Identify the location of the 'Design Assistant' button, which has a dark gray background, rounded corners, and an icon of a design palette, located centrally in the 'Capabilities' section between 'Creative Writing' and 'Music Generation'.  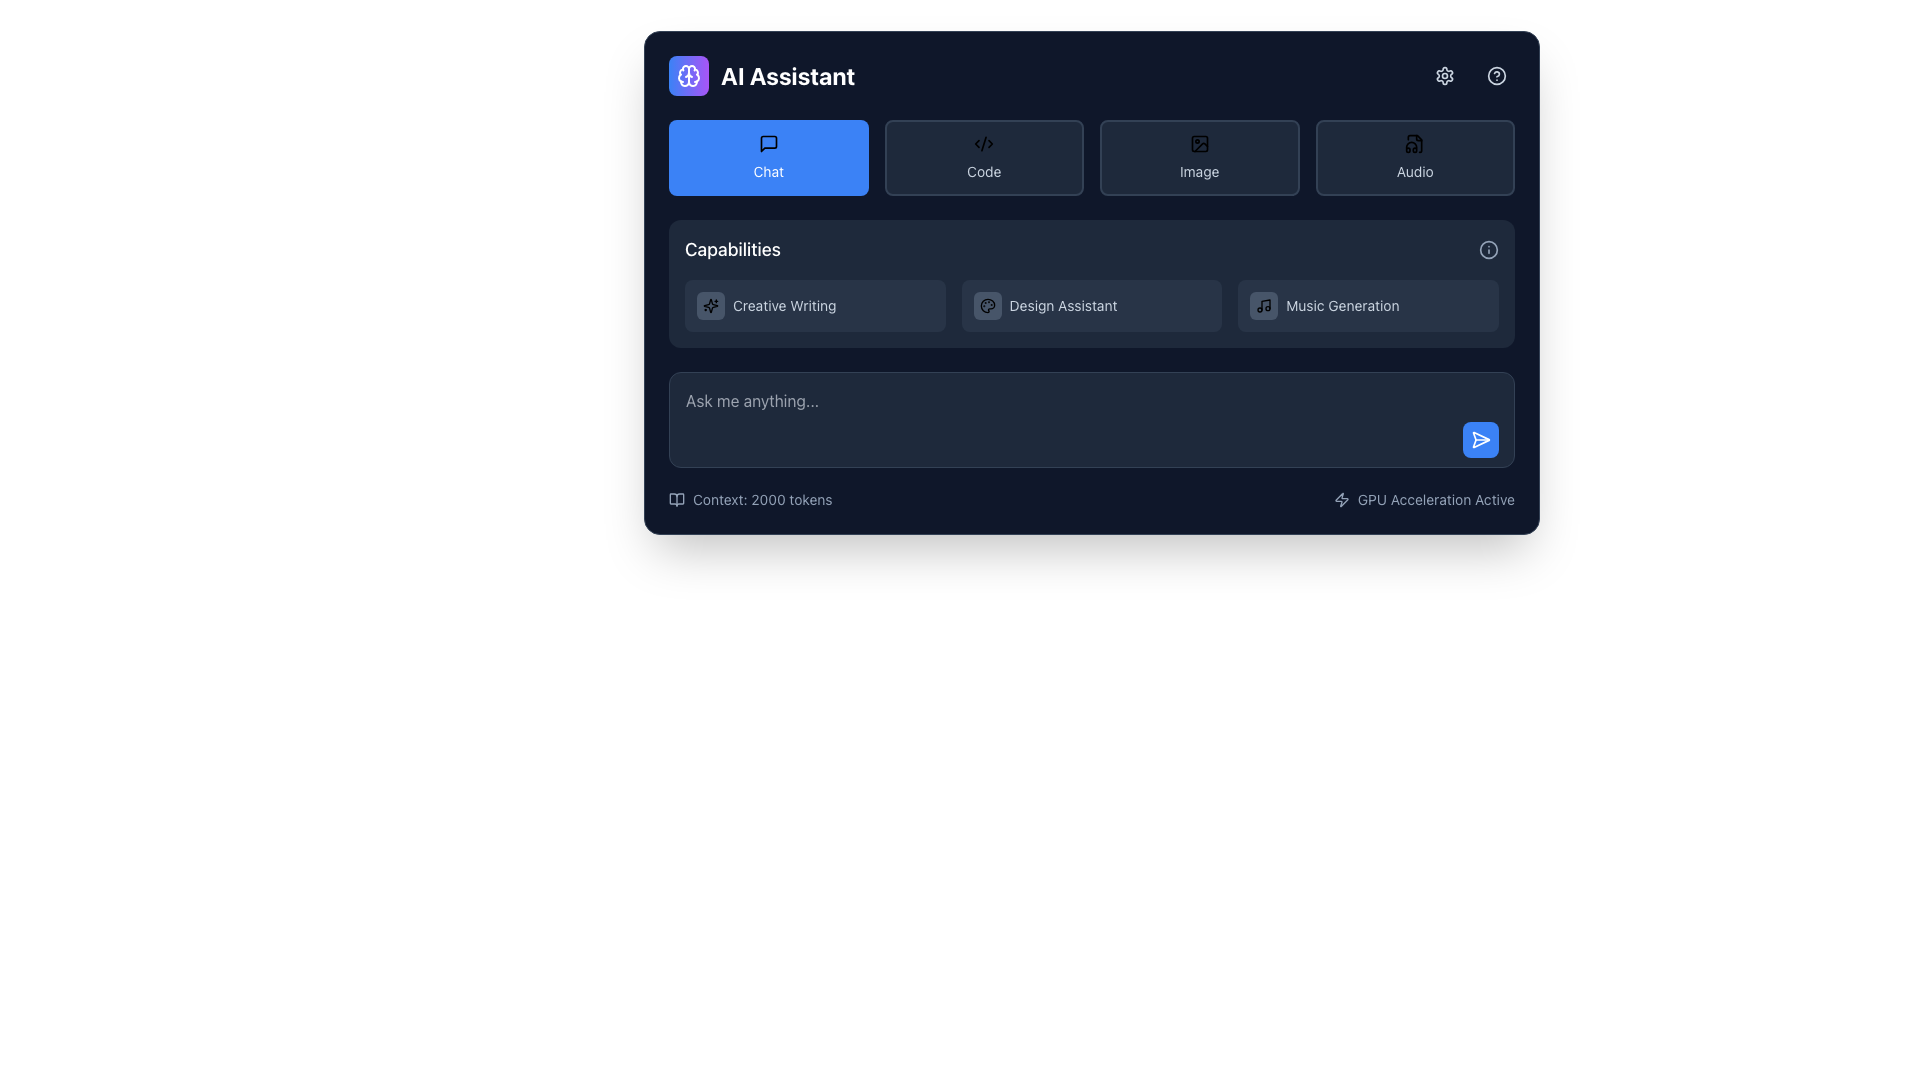
(1090, 305).